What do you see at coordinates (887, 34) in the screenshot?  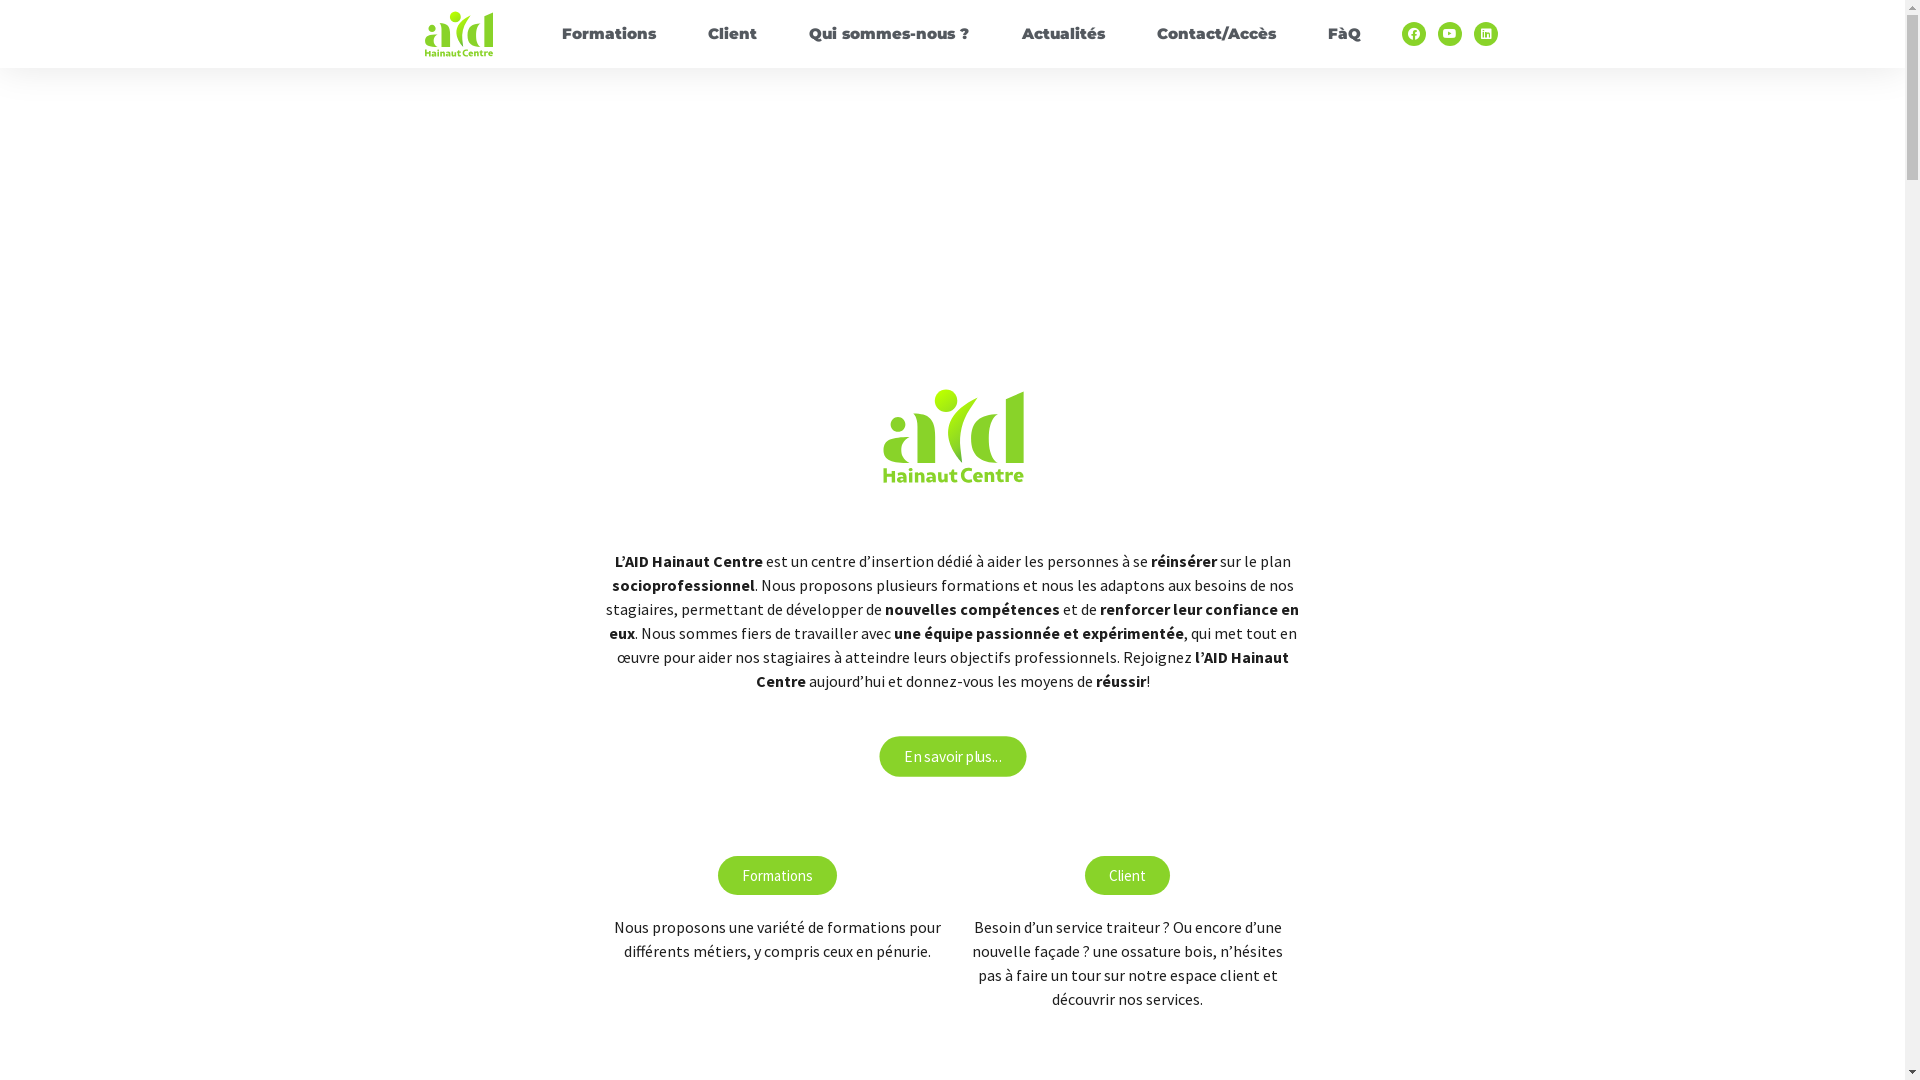 I see `'Qui sommes-nous ?'` at bounding box center [887, 34].